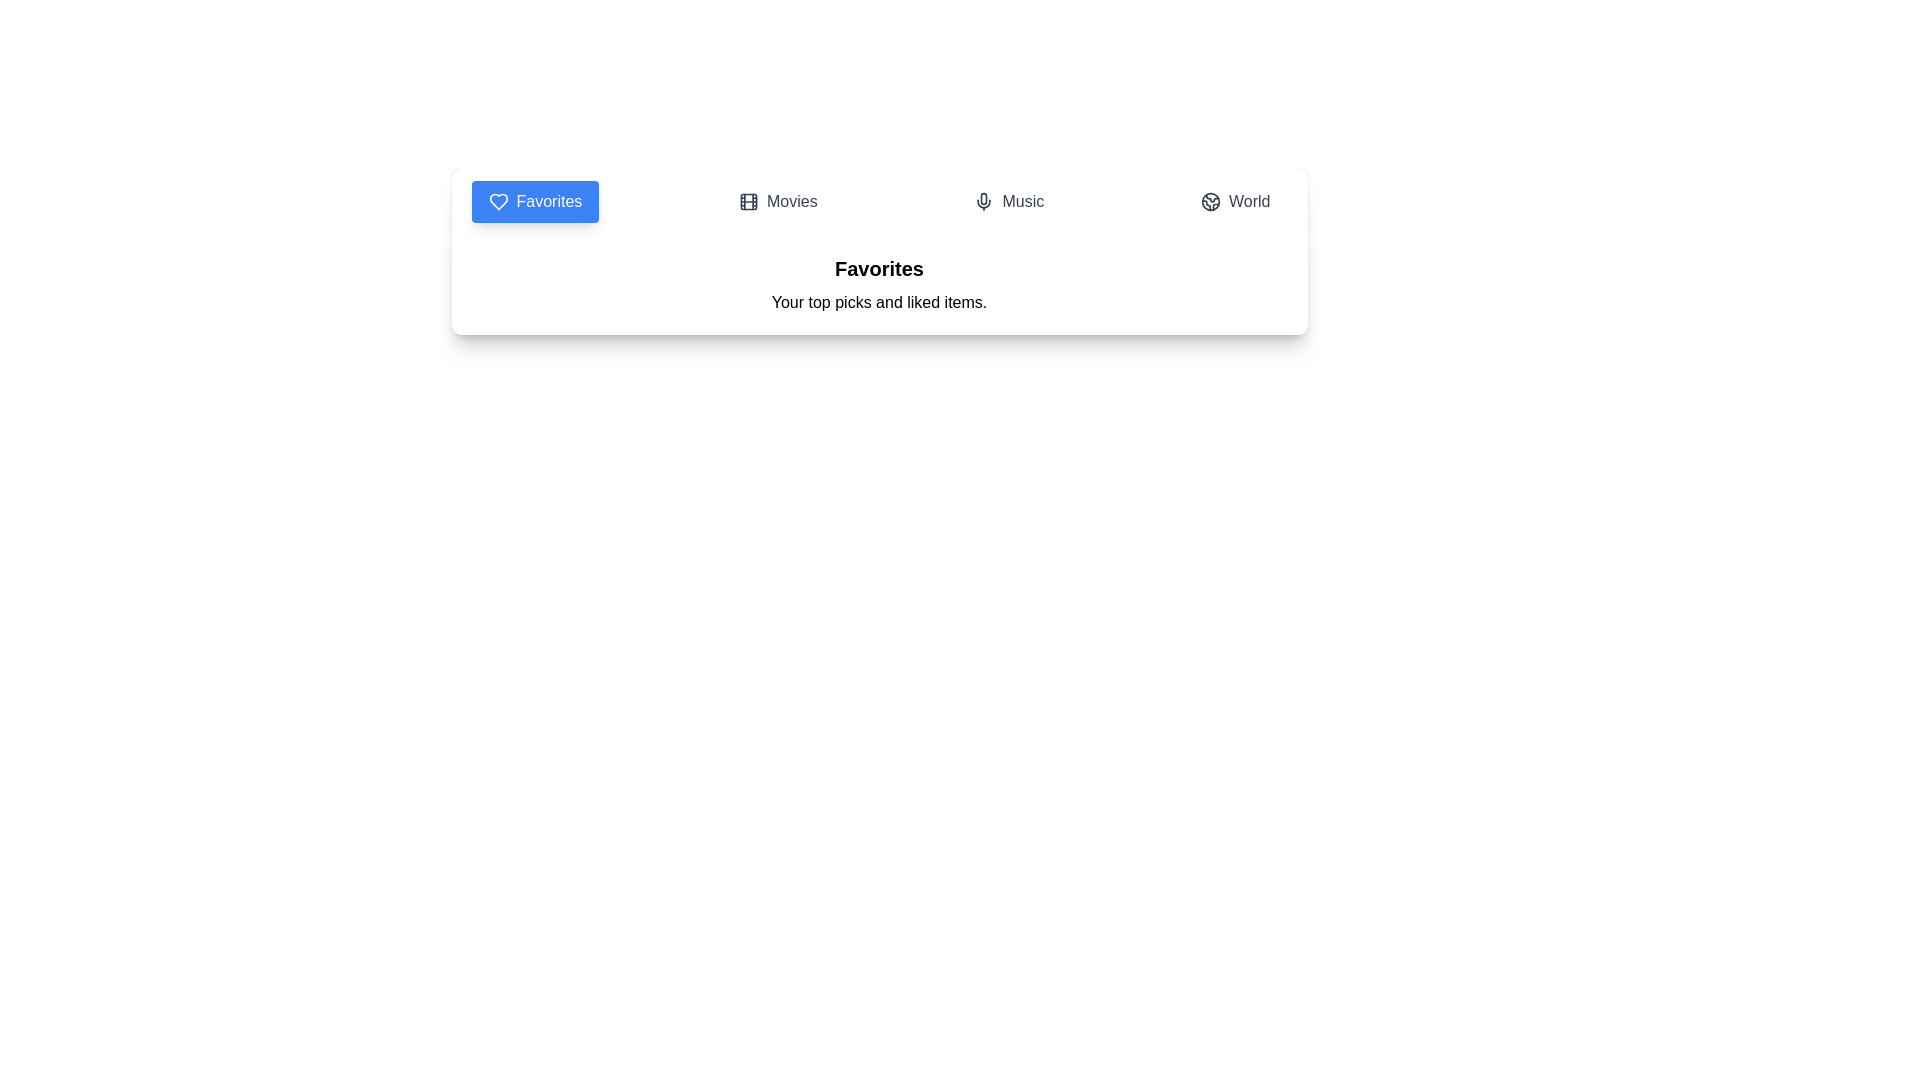 This screenshot has height=1080, width=1920. What do you see at coordinates (1234, 201) in the screenshot?
I see `the tab labeled World to select it` at bounding box center [1234, 201].